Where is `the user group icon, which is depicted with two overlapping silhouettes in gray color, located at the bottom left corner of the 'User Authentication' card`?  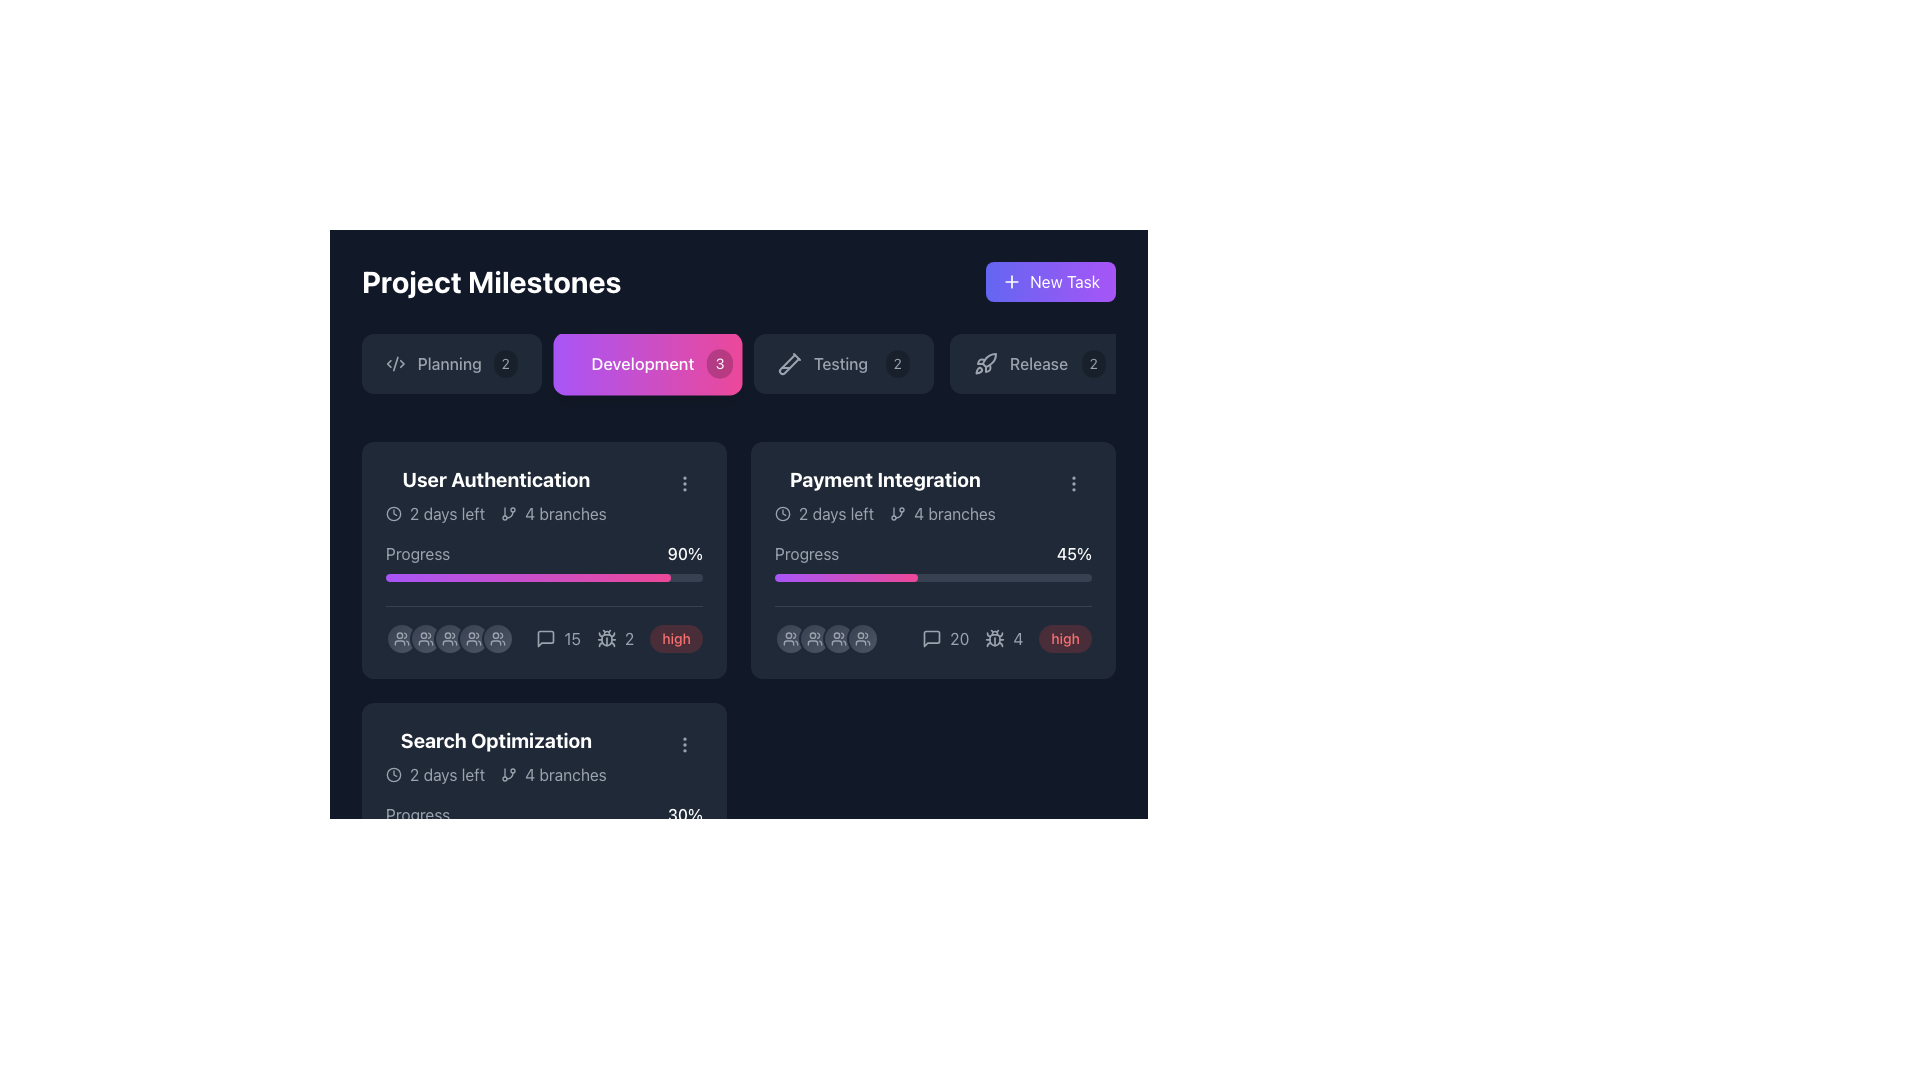 the user group icon, which is depicted with two overlapping silhouettes in gray color, located at the bottom left corner of the 'User Authentication' card is located at coordinates (401, 639).